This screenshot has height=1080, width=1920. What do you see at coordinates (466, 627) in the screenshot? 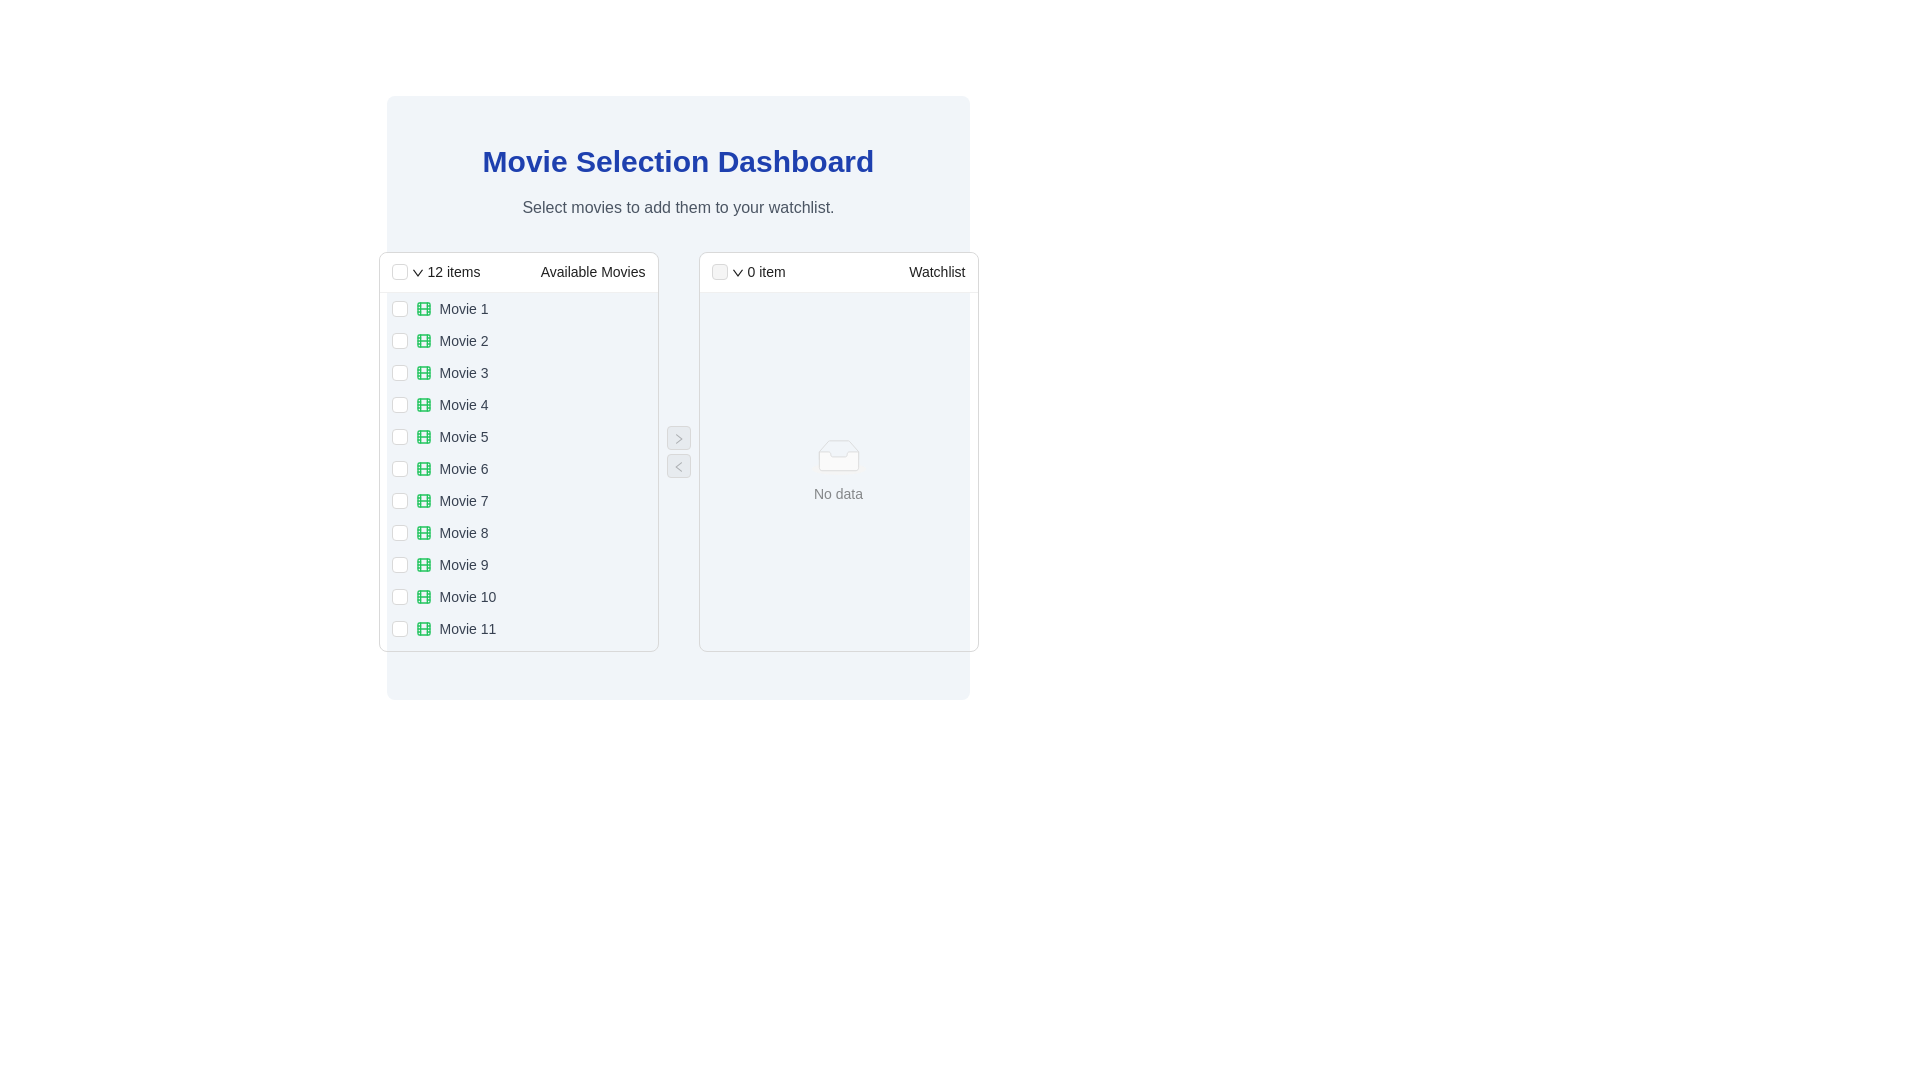
I see `text label representing the movie title, which is the last item in the vertical list of available movies and follows 'Movie 10'` at bounding box center [466, 627].